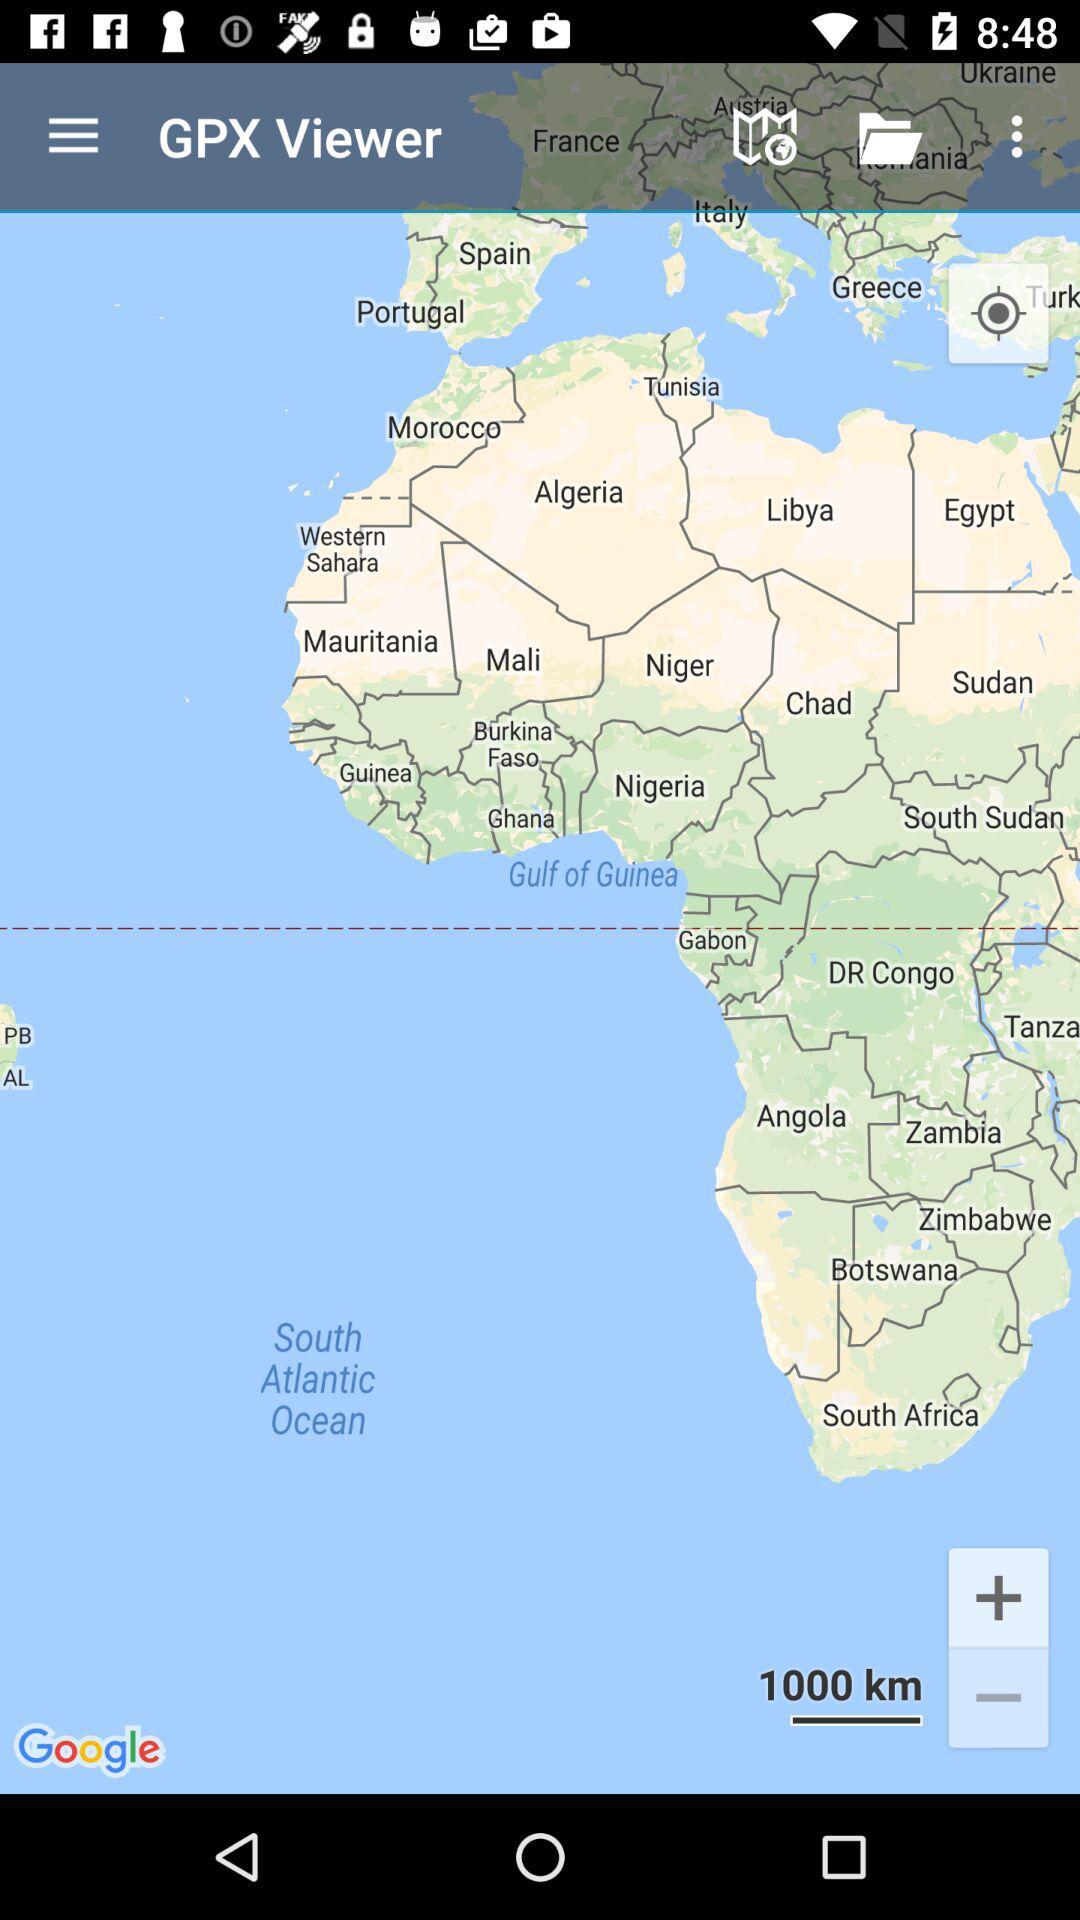 This screenshot has height=1920, width=1080. What do you see at coordinates (998, 313) in the screenshot?
I see `the location_crosshair icon` at bounding box center [998, 313].